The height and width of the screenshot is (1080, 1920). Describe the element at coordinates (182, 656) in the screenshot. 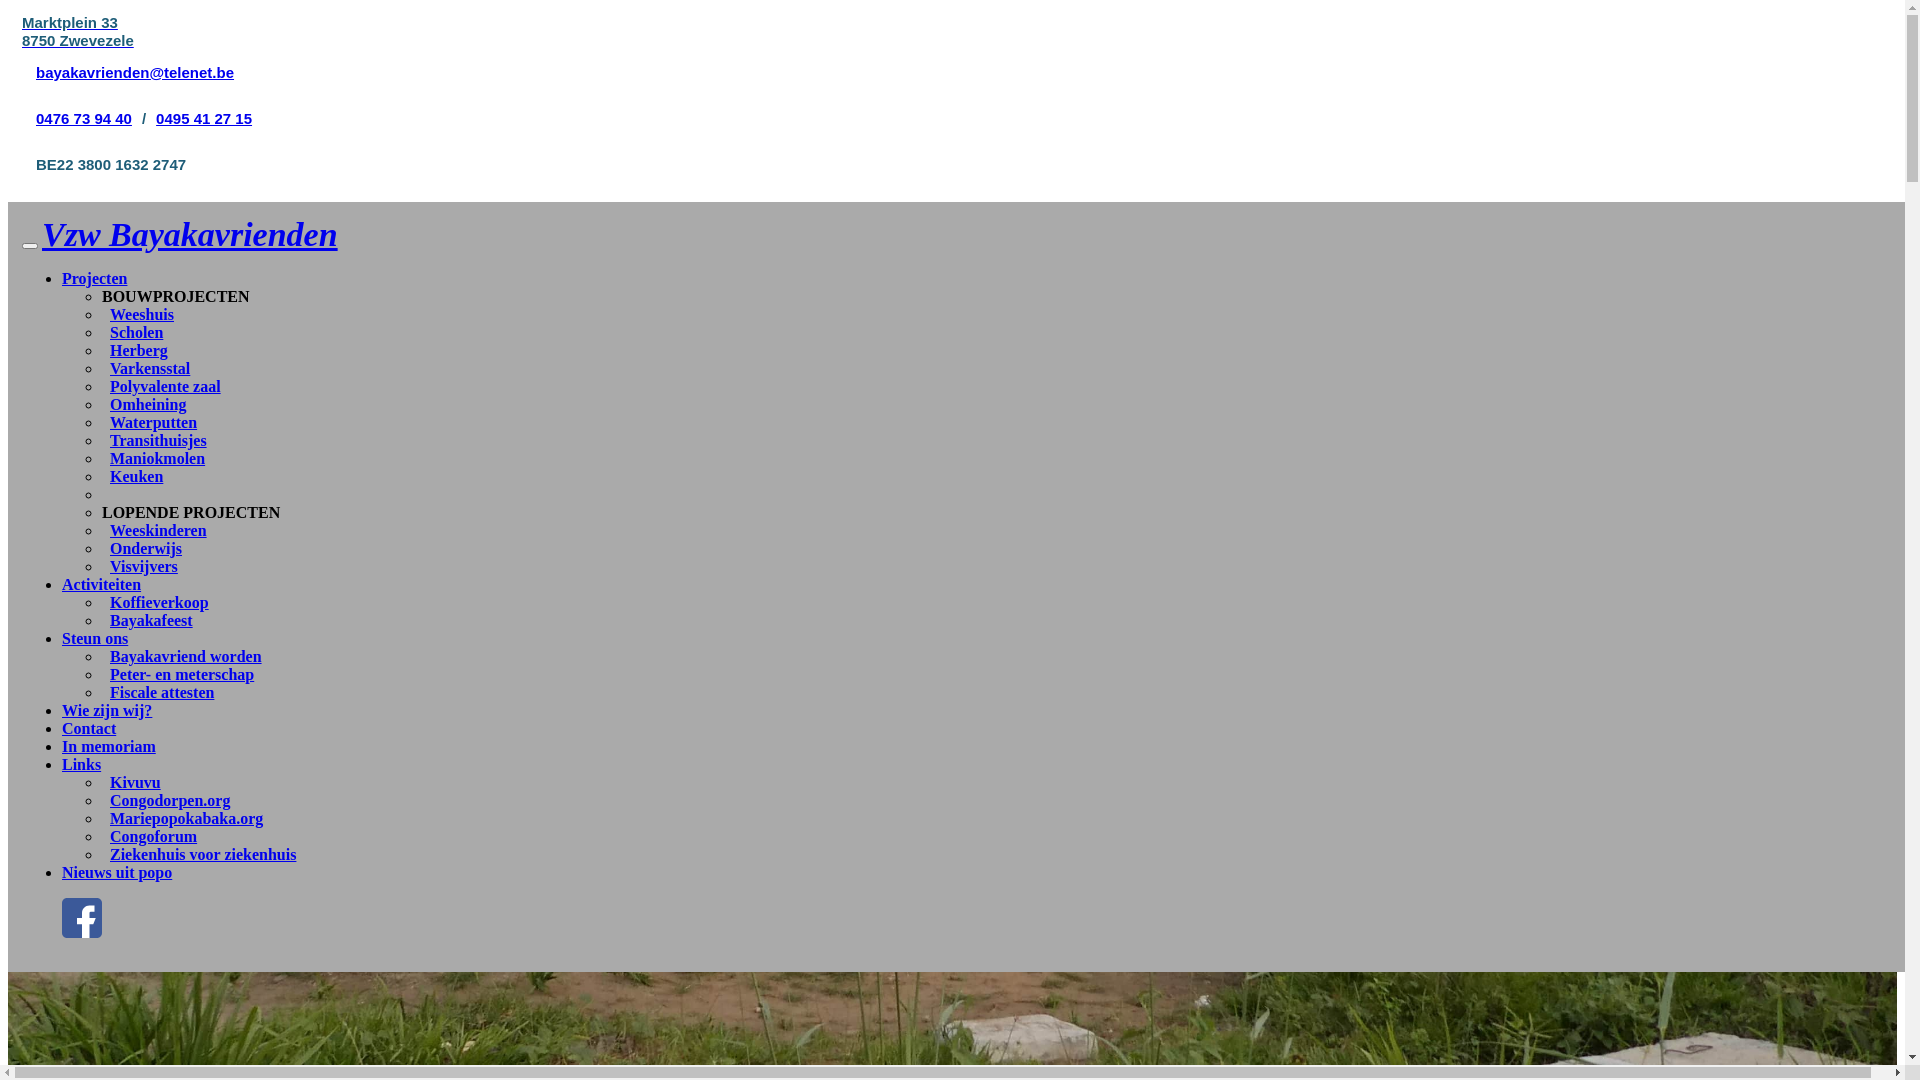

I see `'Bayakavriend worden'` at that location.